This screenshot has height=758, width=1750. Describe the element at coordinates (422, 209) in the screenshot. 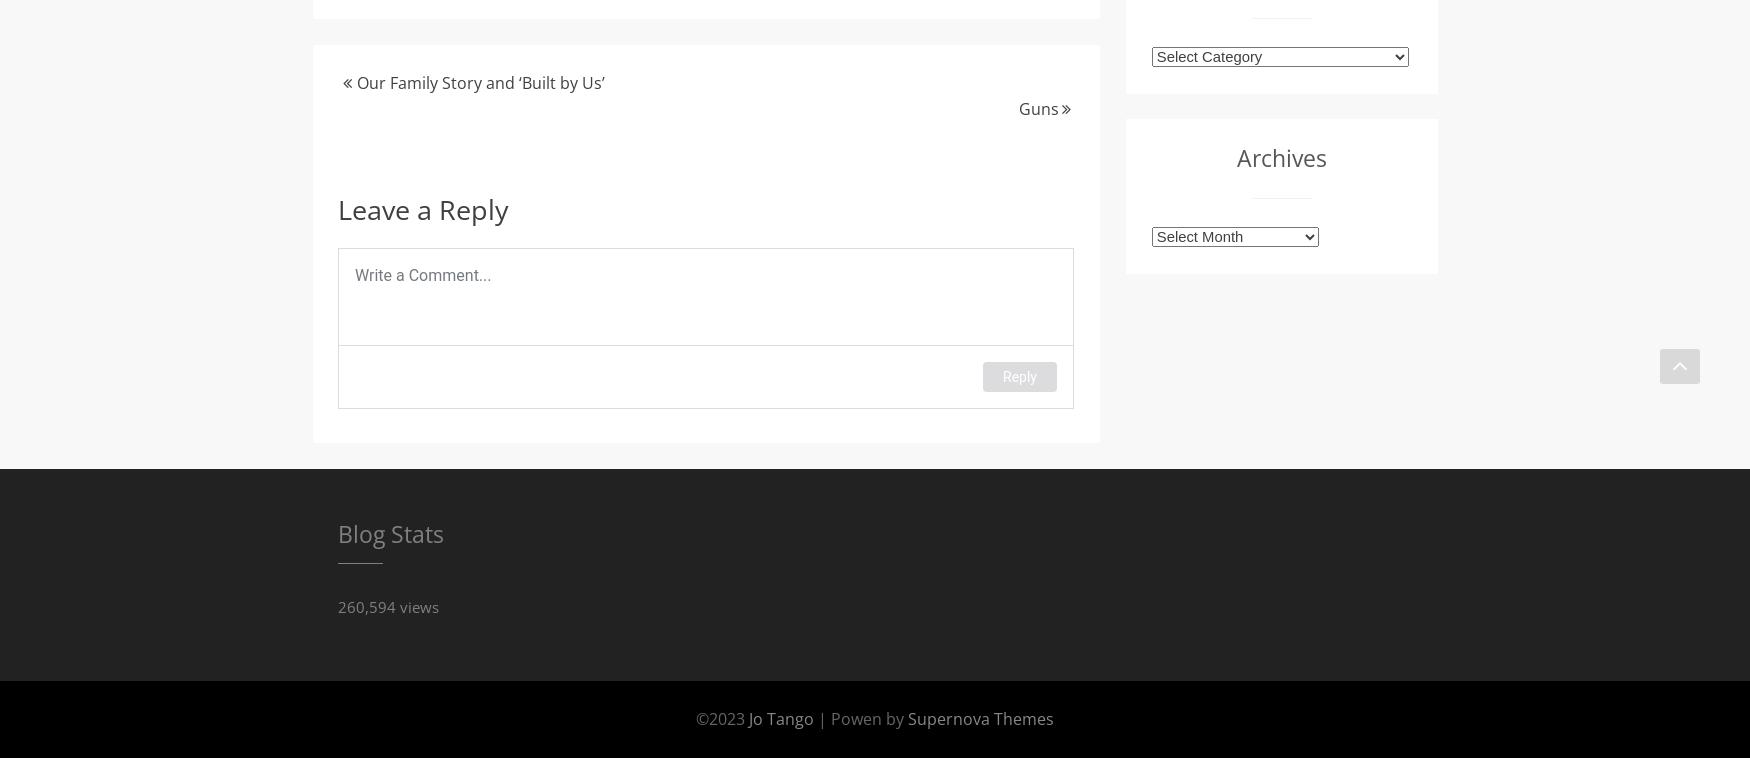

I see `'Leave a Reply'` at that location.